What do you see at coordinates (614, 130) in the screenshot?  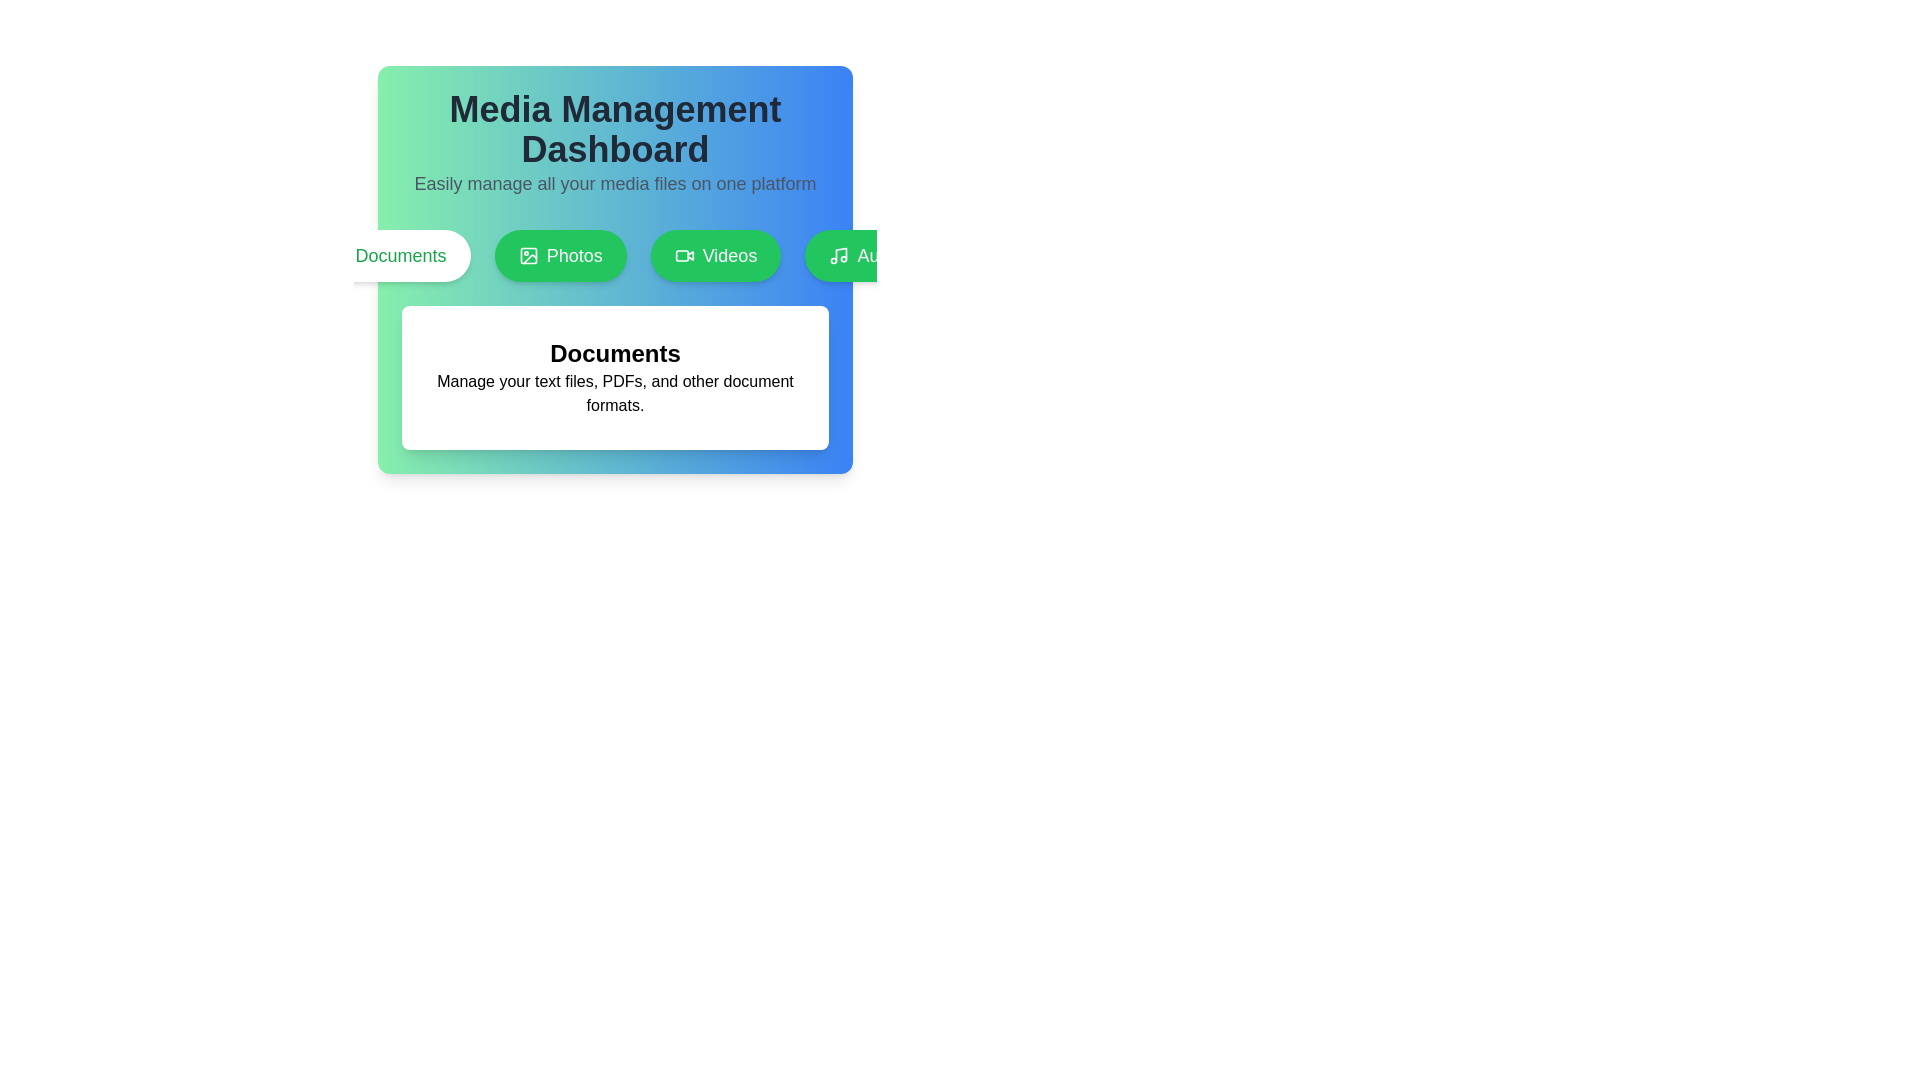 I see `the header text element, which serves as the title for the interface and is positioned above the tagline` at bounding box center [614, 130].